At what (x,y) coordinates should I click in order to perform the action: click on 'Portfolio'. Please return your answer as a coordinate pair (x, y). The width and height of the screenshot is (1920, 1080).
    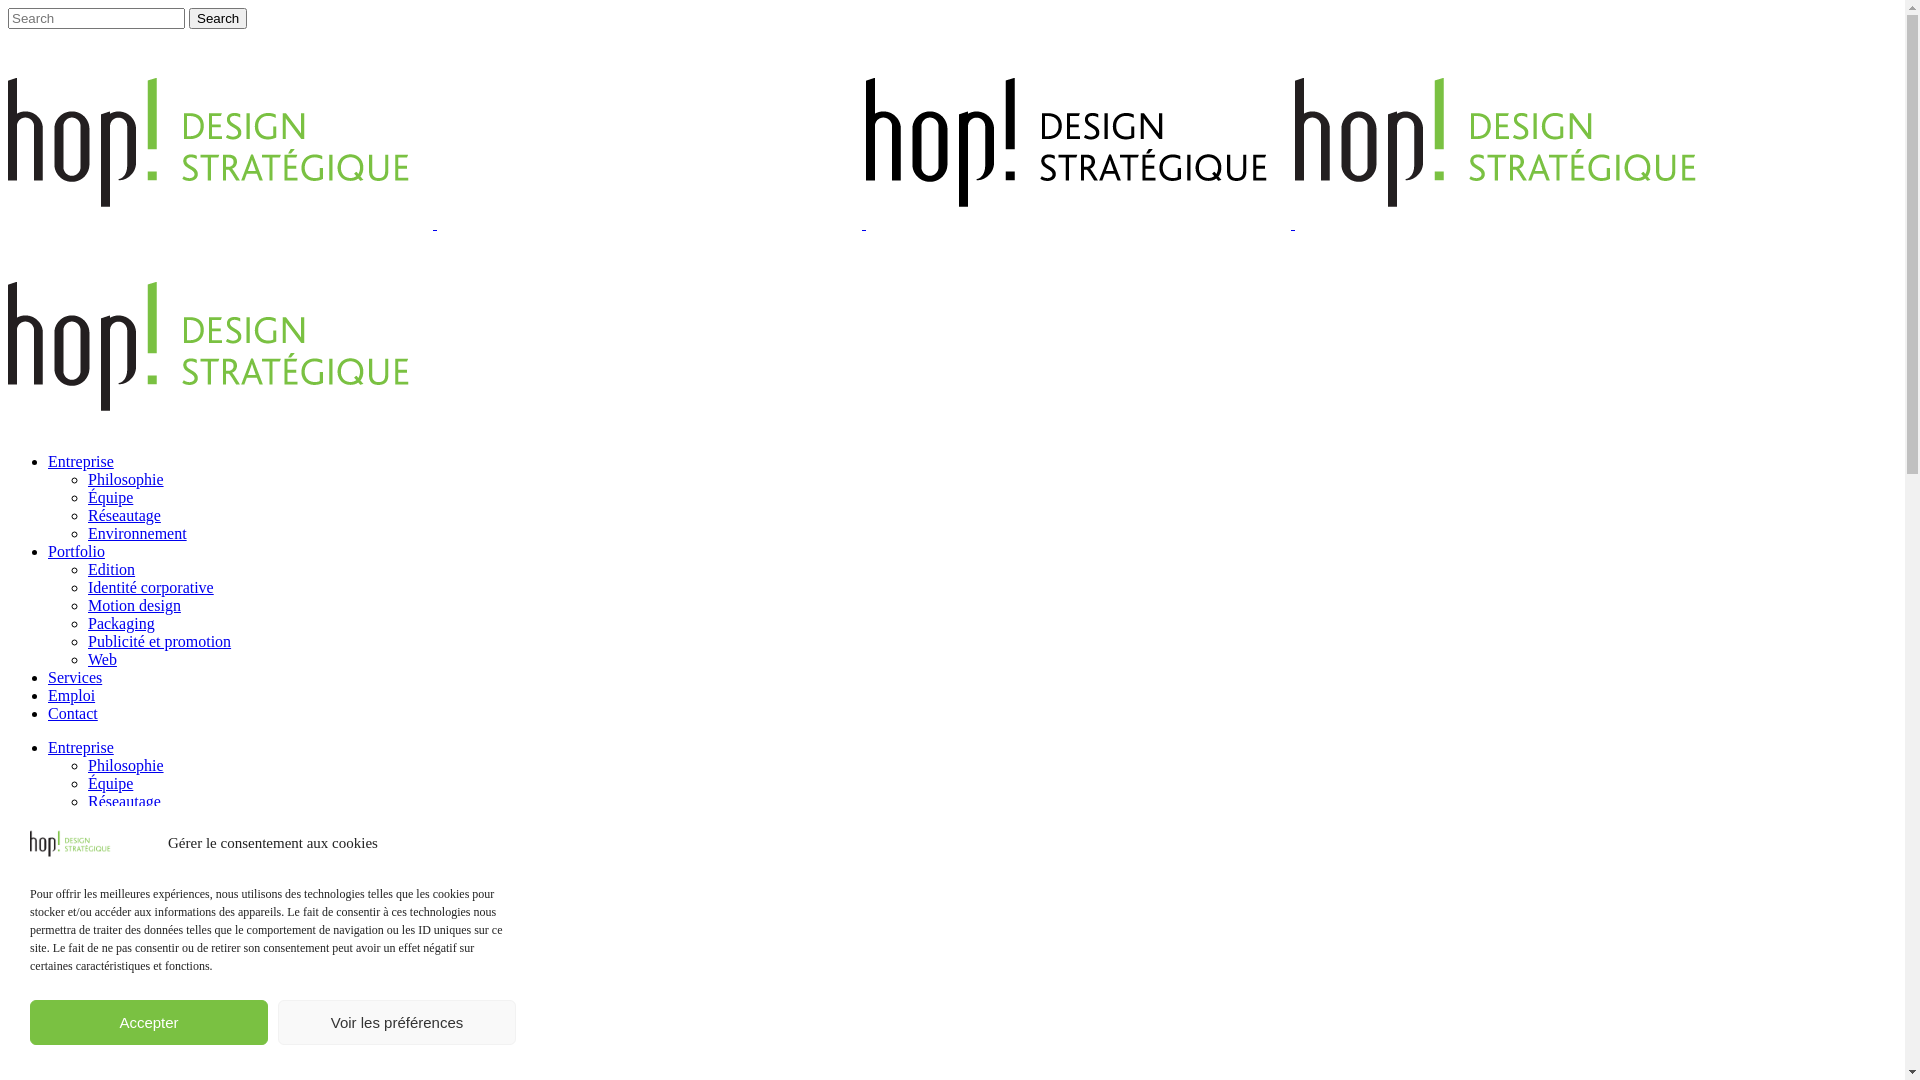
    Looking at the image, I should click on (48, 551).